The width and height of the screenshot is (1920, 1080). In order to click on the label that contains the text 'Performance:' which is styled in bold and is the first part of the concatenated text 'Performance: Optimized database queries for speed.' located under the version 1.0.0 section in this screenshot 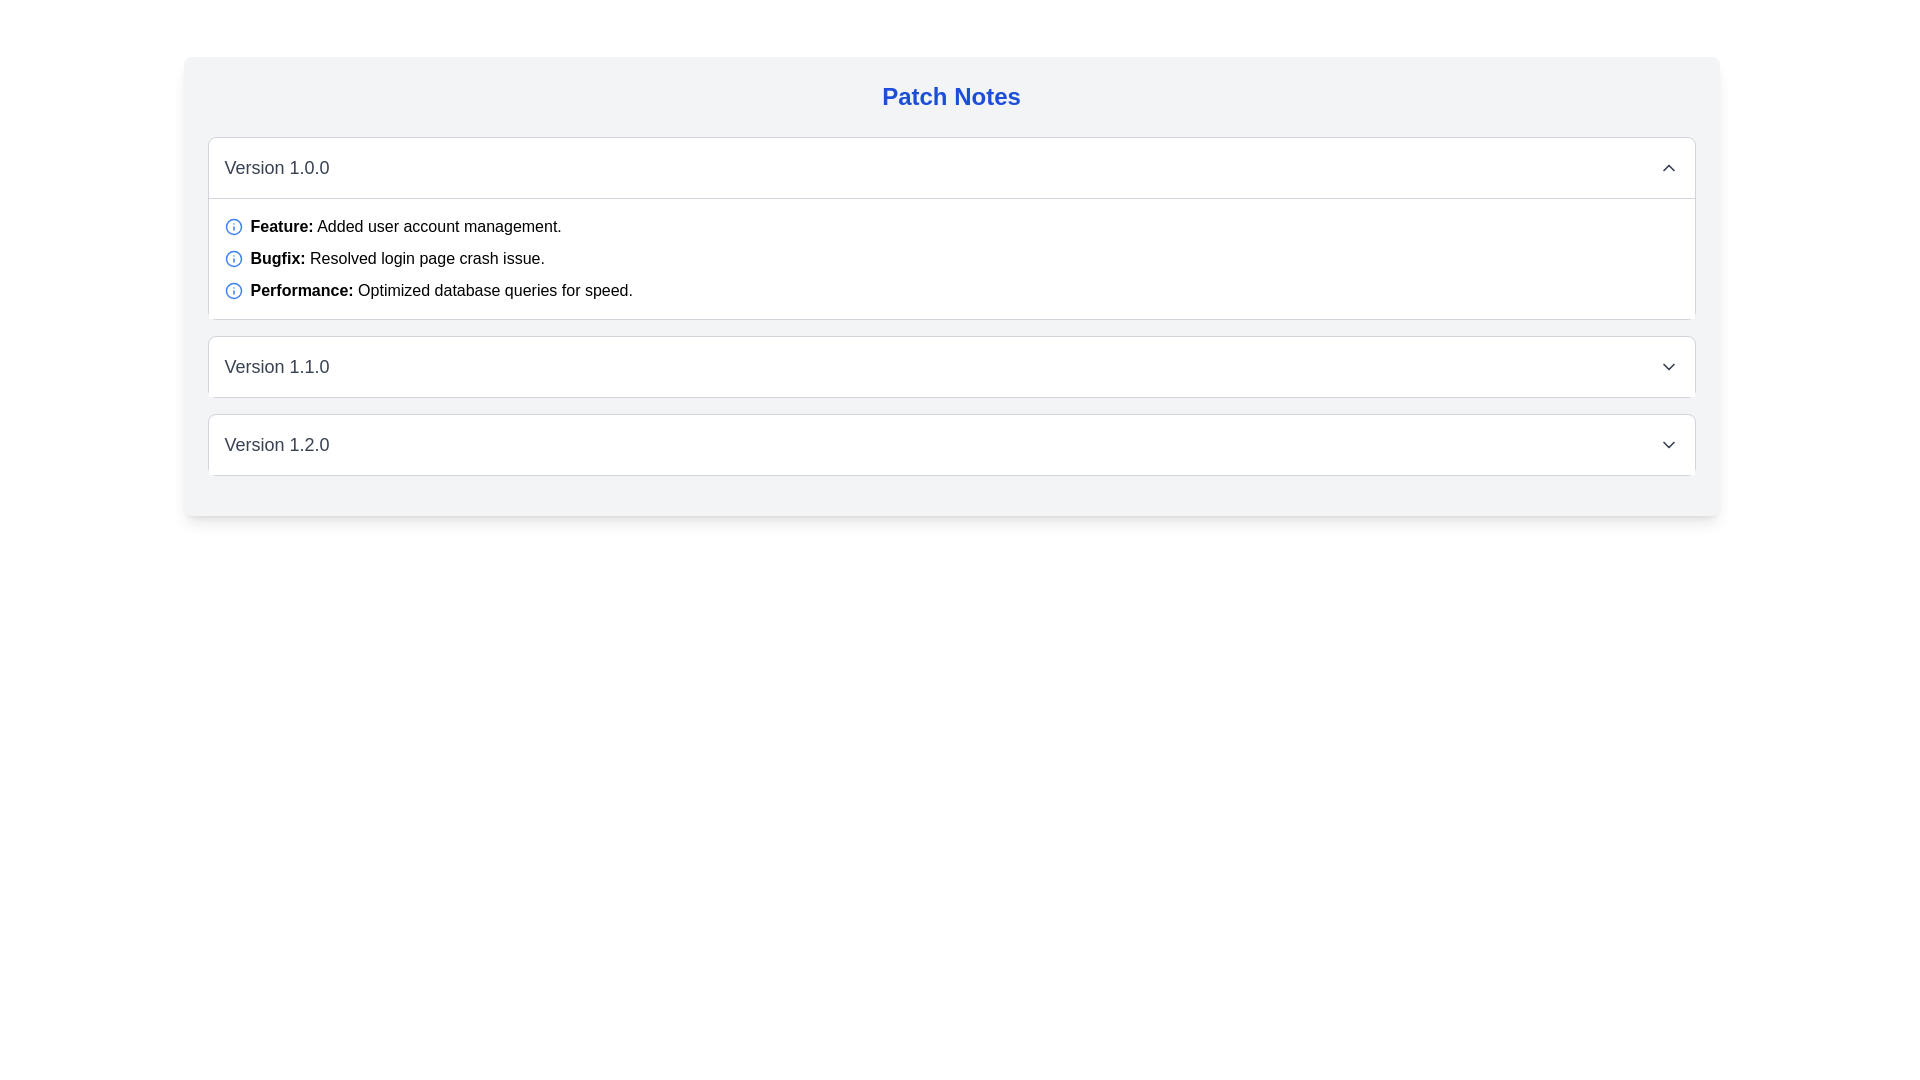, I will do `click(301, 290)`.